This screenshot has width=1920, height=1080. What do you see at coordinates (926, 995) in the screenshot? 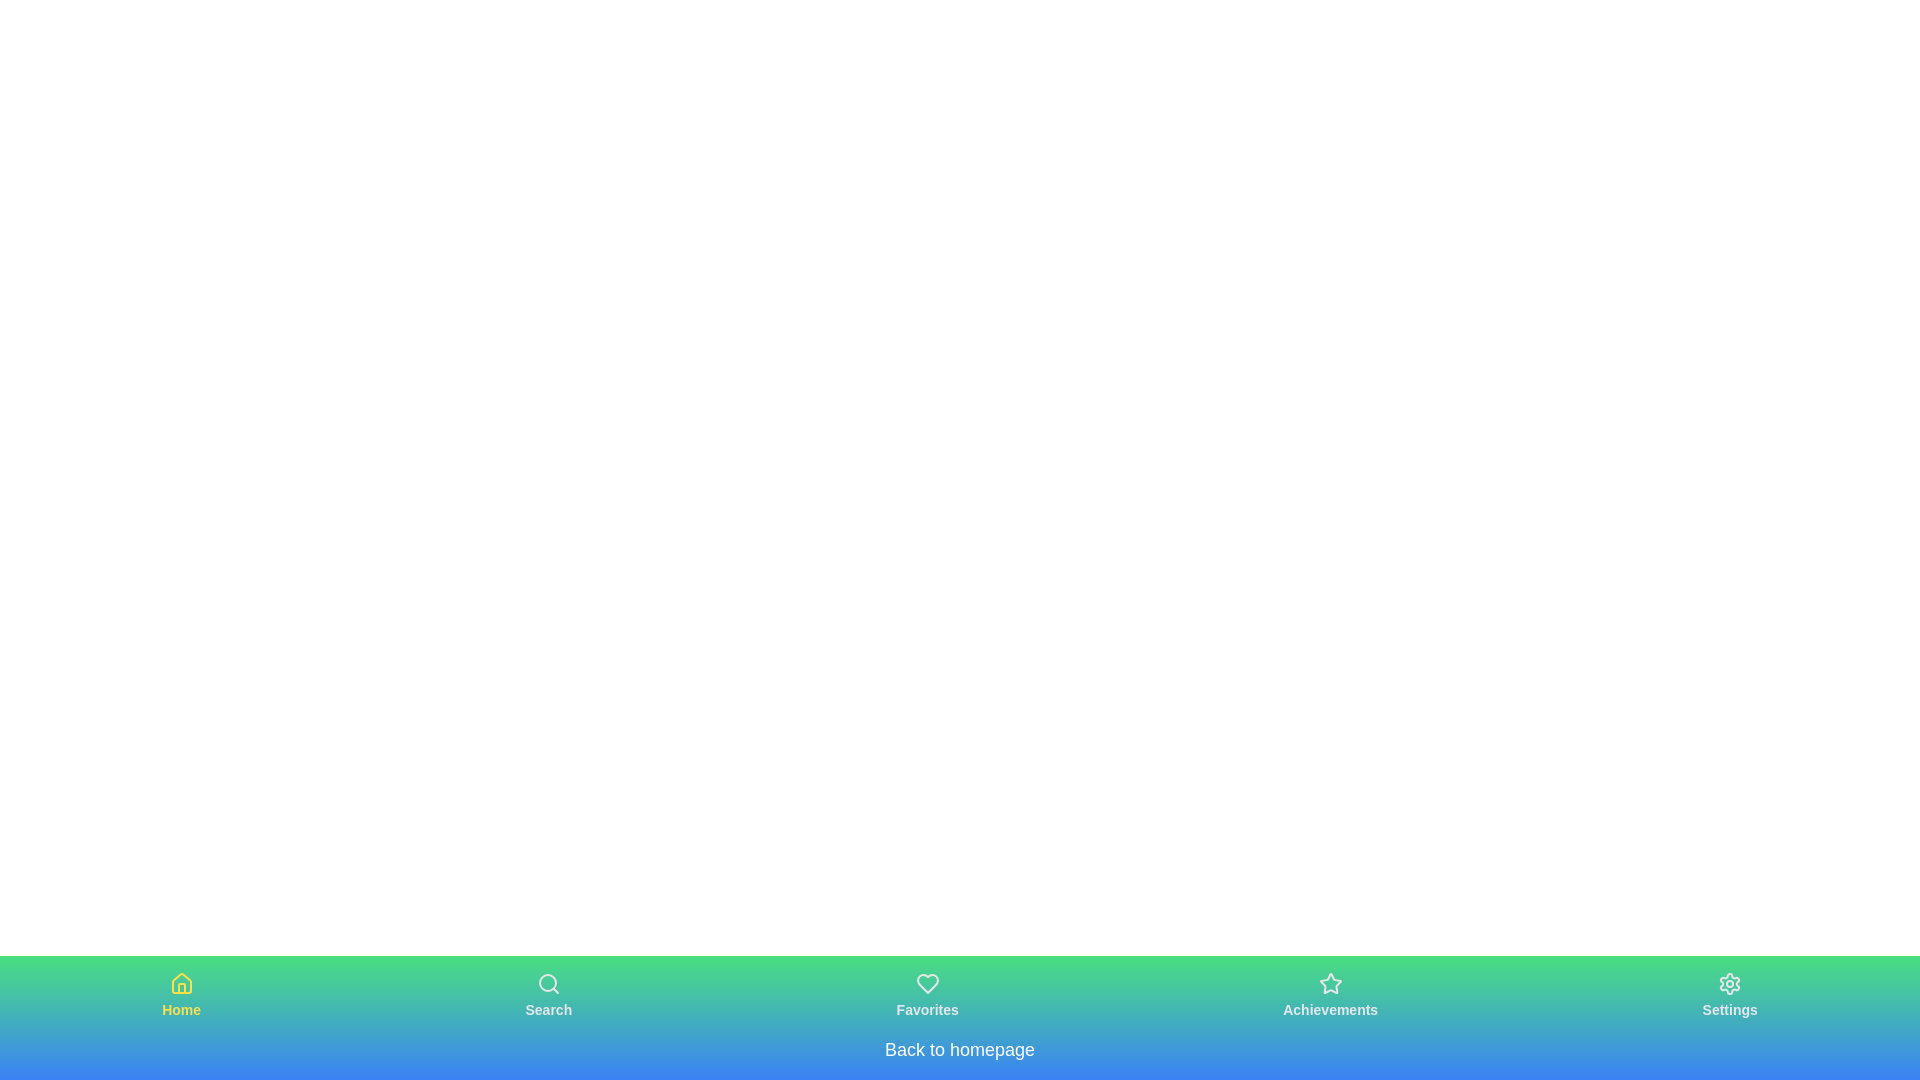
I see `the Favorites navigation button` at bounding box center [926, 995].